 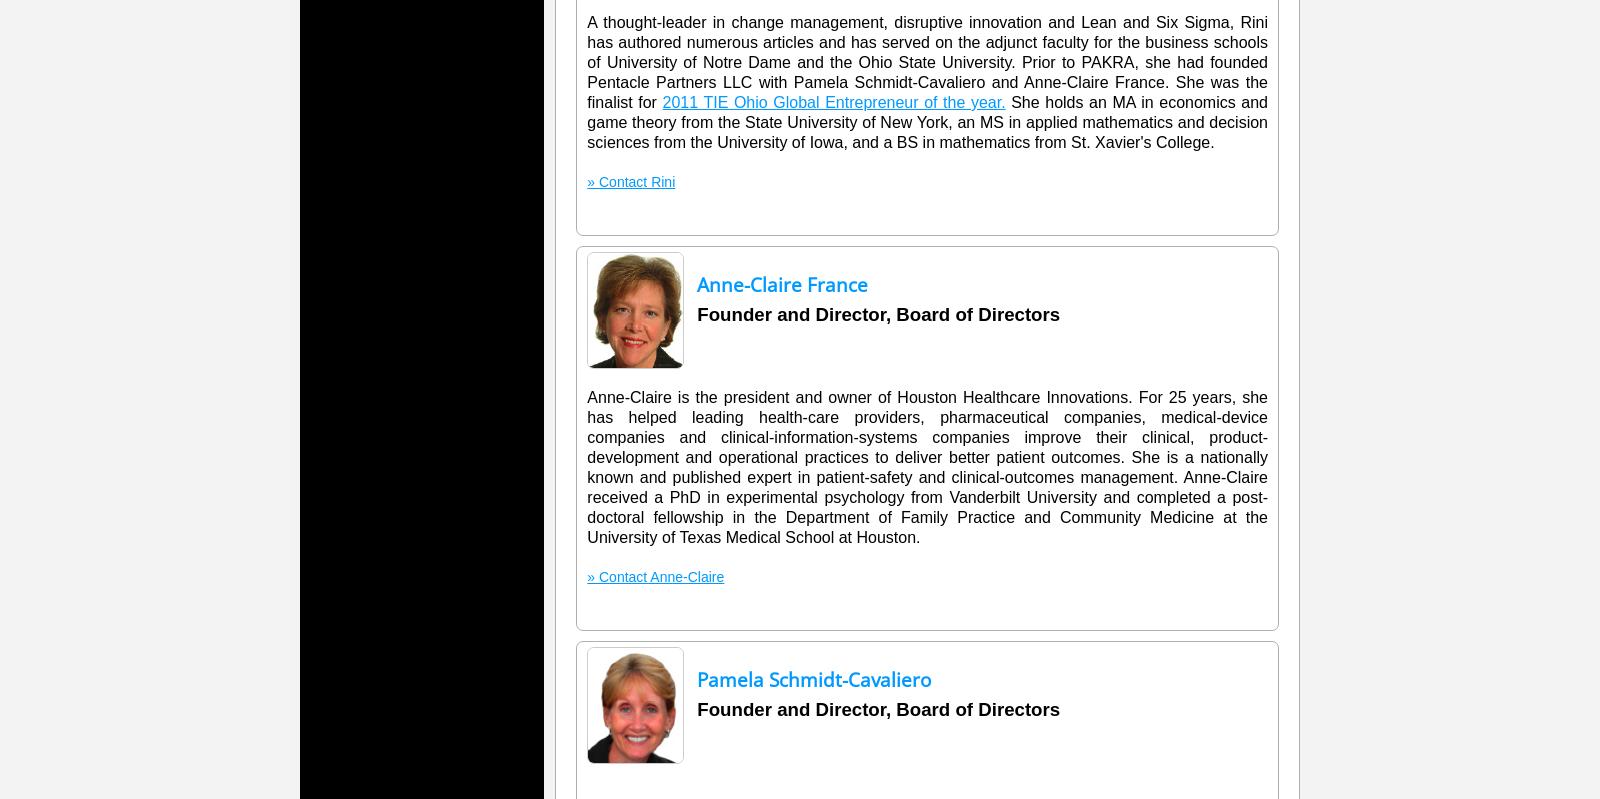 What do you see at coordinates (586, 437) in the screenshot?
I see `'Anne-Claire is the president and owner of Houston Healthcare Innovations. For 25 years, she has helped leading health-care providers, pharmaceutical companies, medical-device companies and clinical-information-systems companies improve their clinical, product-development and operational practices to deliver better patient outcomes. She is a nationally known and published expert in patient-safety and clinical-outcomes management.'` at bounding box center [586, 437].